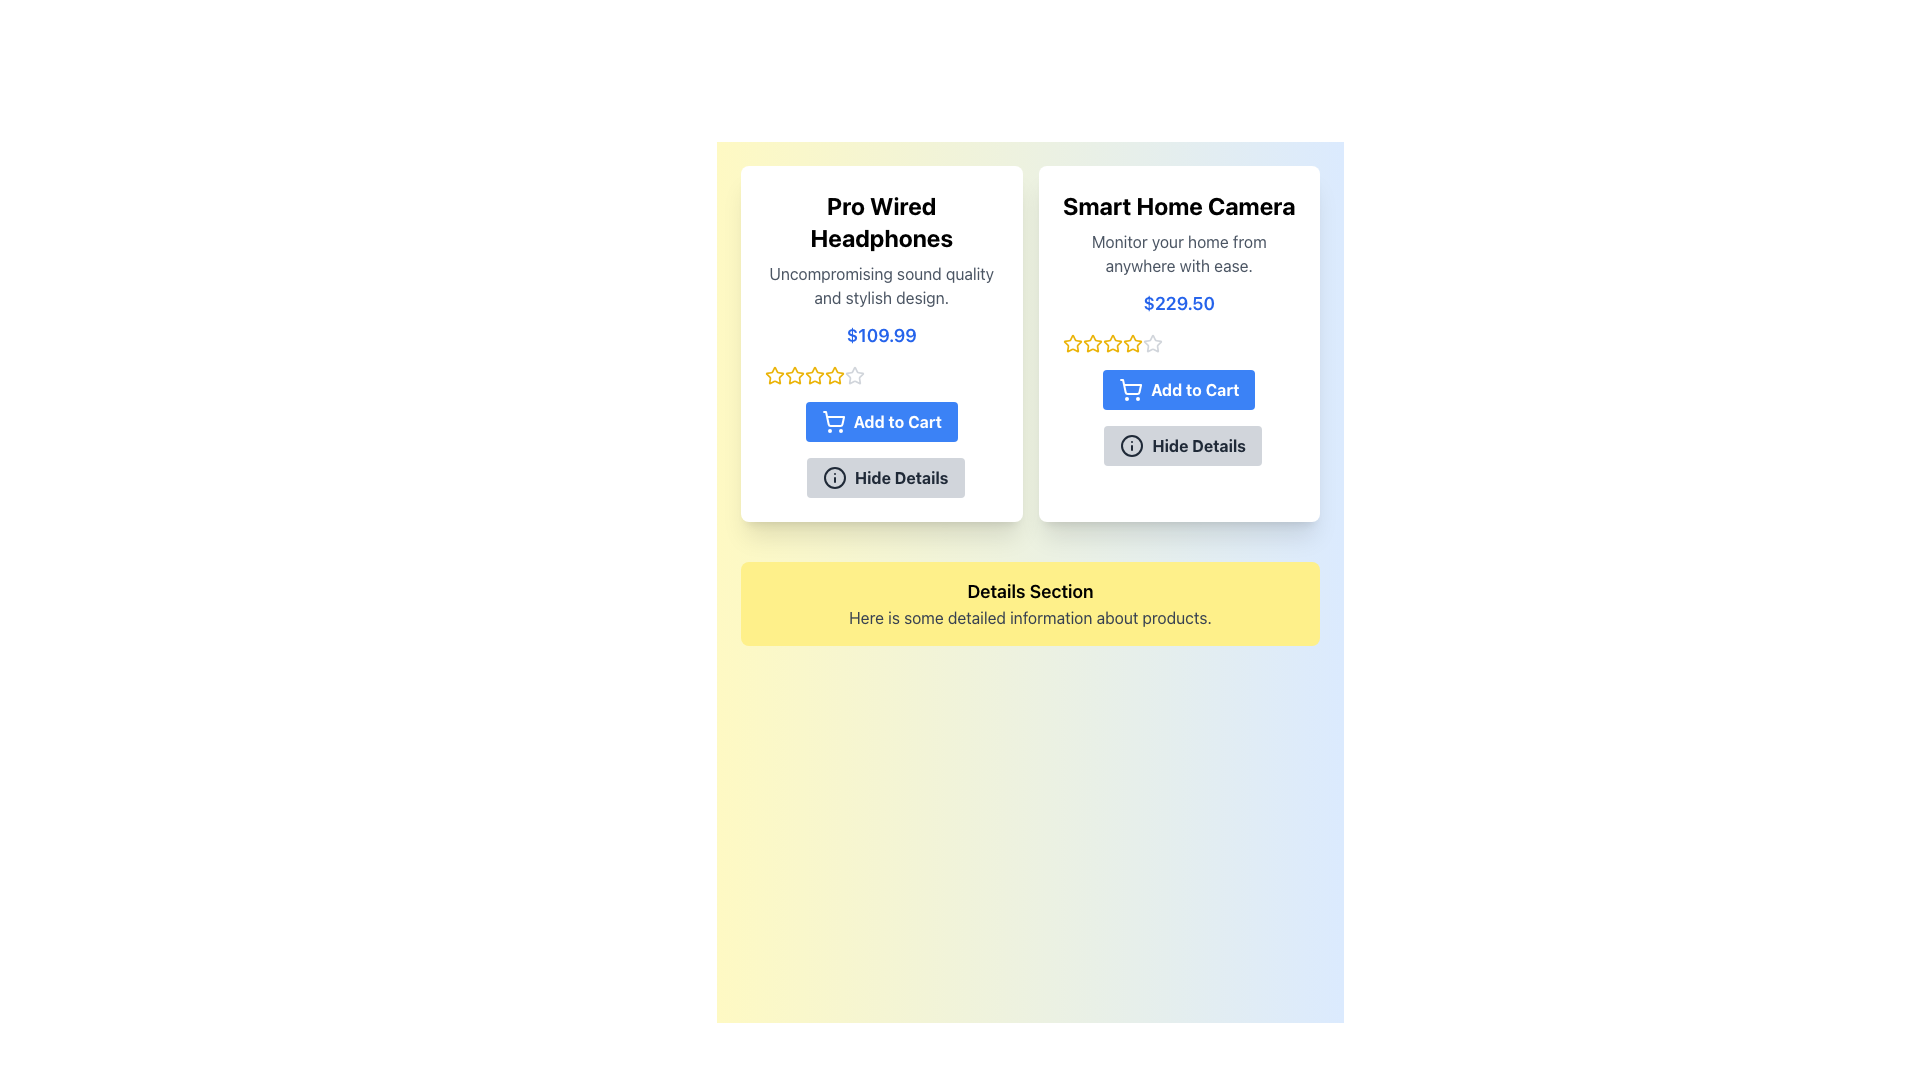 The image size is (1920, 1080). I want to click on the third star icon in the rating system located below the product price in the 'Pro Wired Headphones' card, so click(815, 375).